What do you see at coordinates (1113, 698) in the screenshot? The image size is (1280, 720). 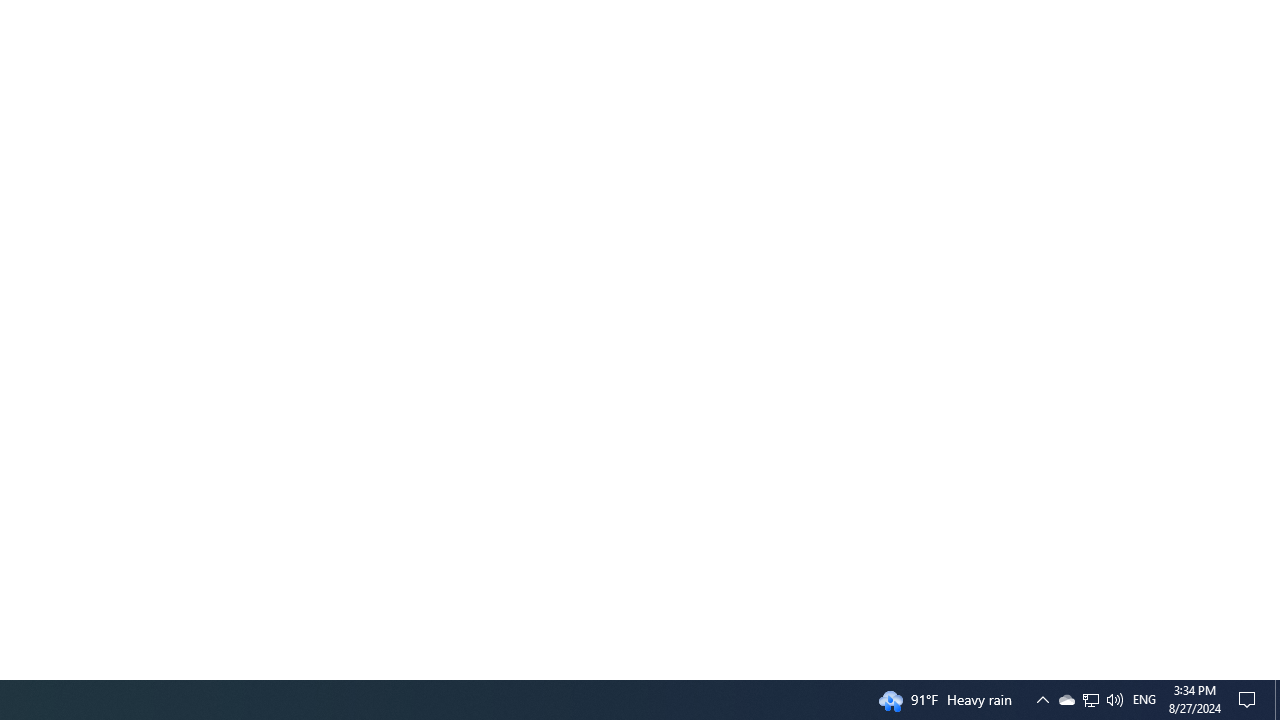 I see `'User Promoted Notification Area'` at bounding box center [1113, 698].